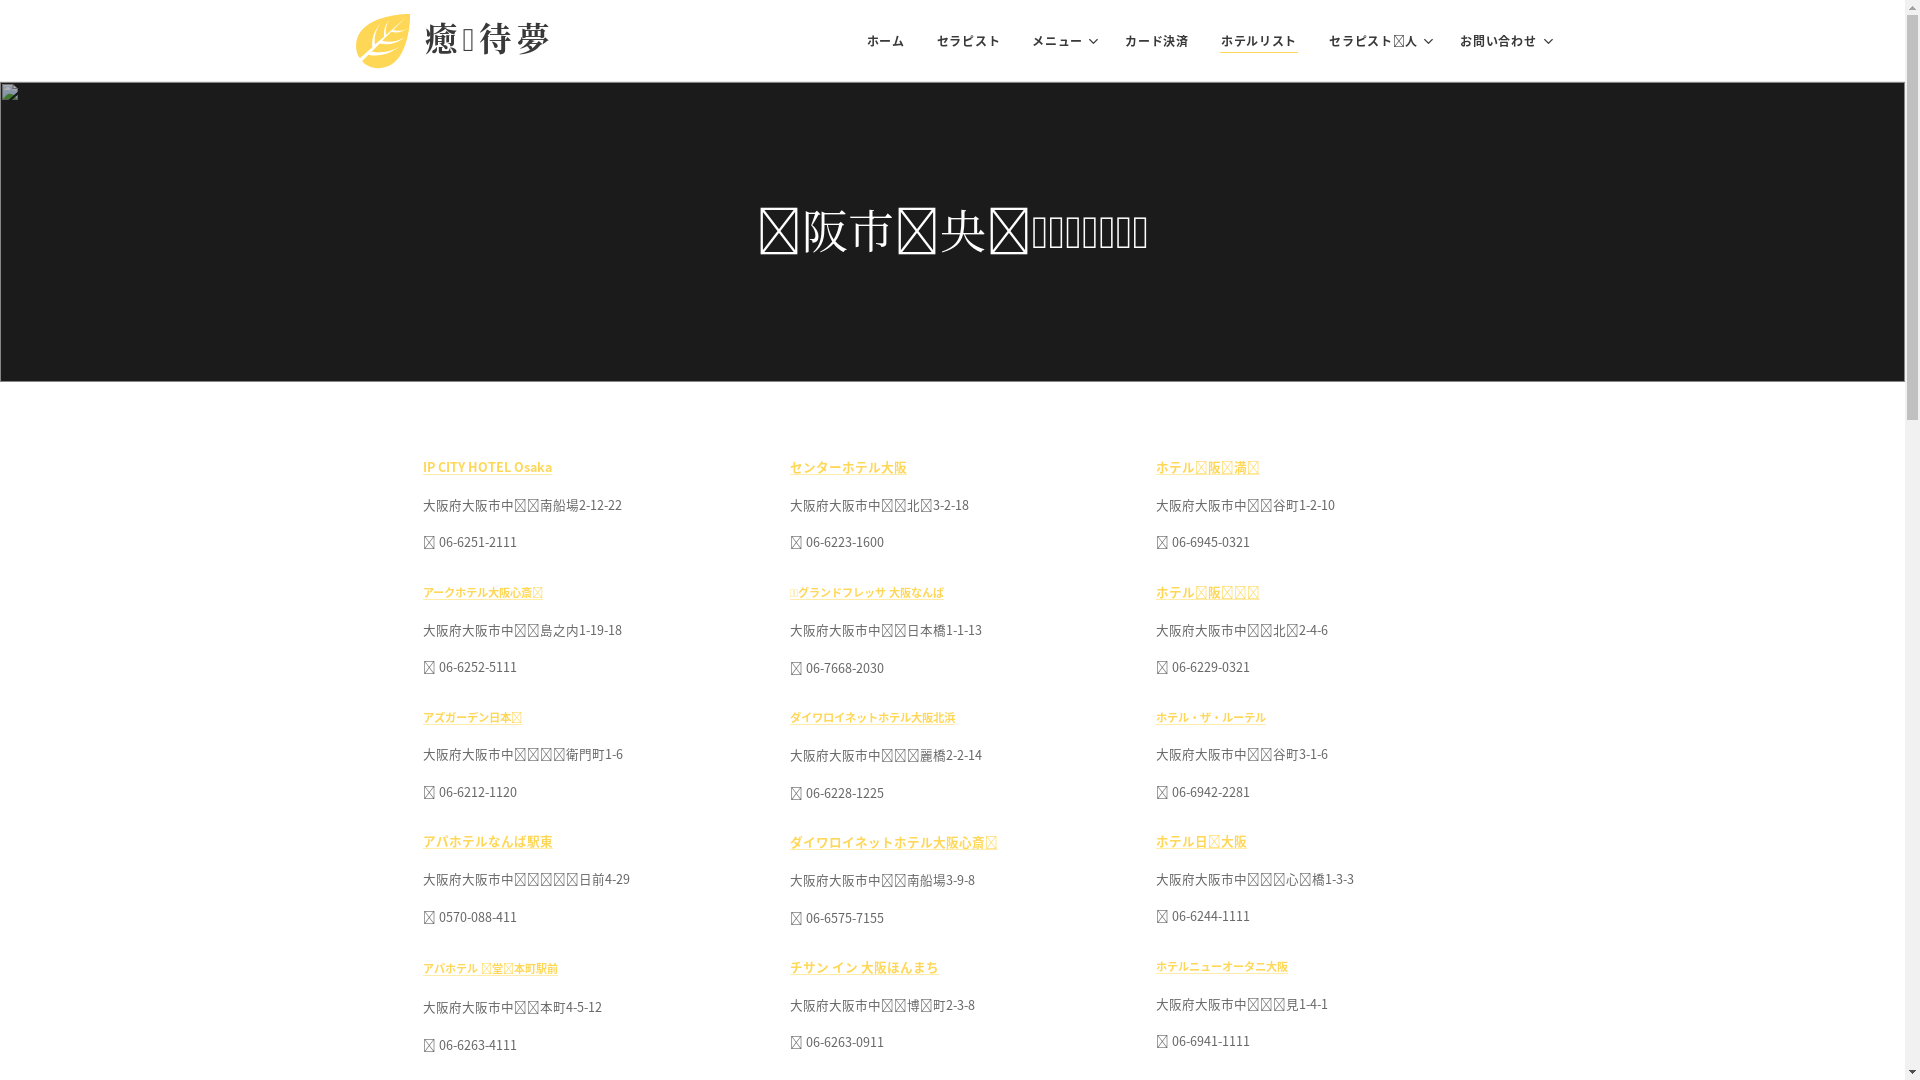 Image resolution: width=1920 pixels, height=1080 pixels. Describe the element at coordinates (486, 466) in the screenshot. I see `'IP CITY HOTEL Osaka'` at that location.